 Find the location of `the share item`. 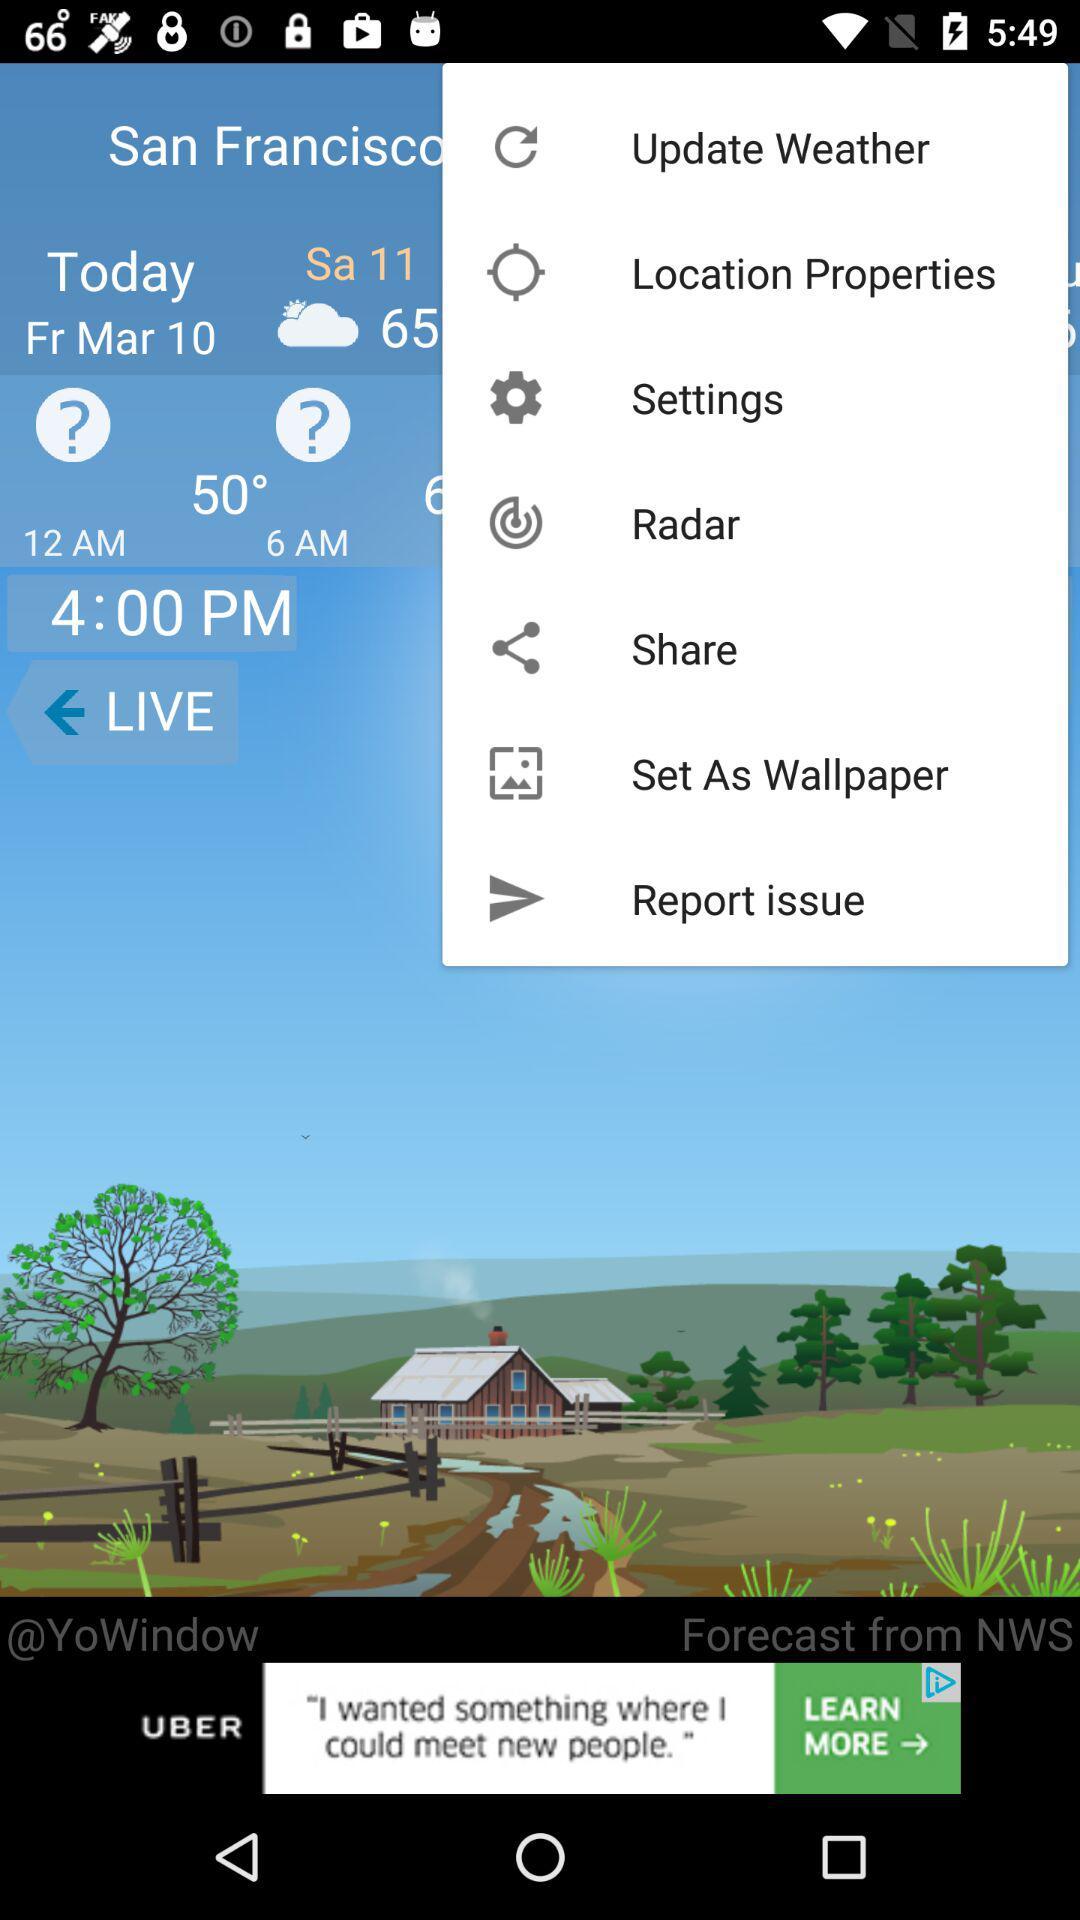

the share item is located at coordinates (683, 648).